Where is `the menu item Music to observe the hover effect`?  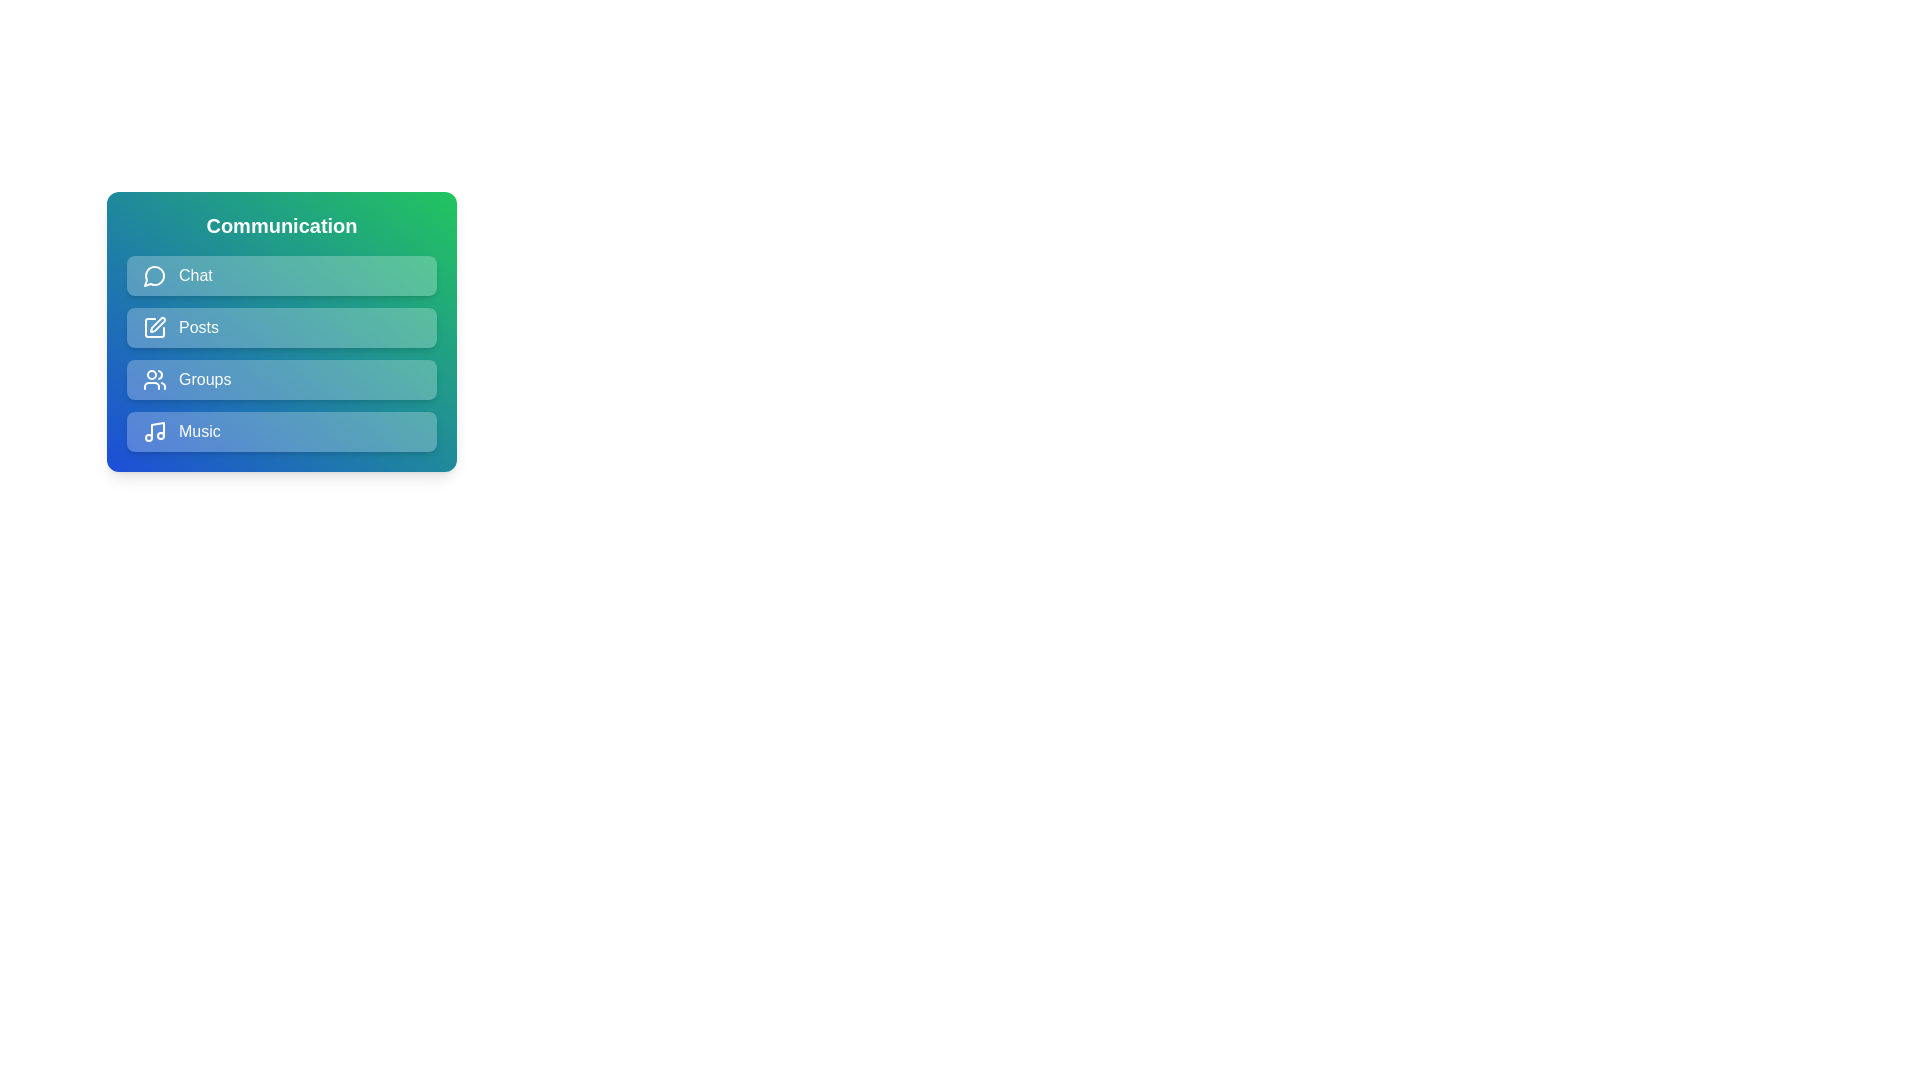
the menu item Music to observe the hover effect is located at coordinates (281, 431).